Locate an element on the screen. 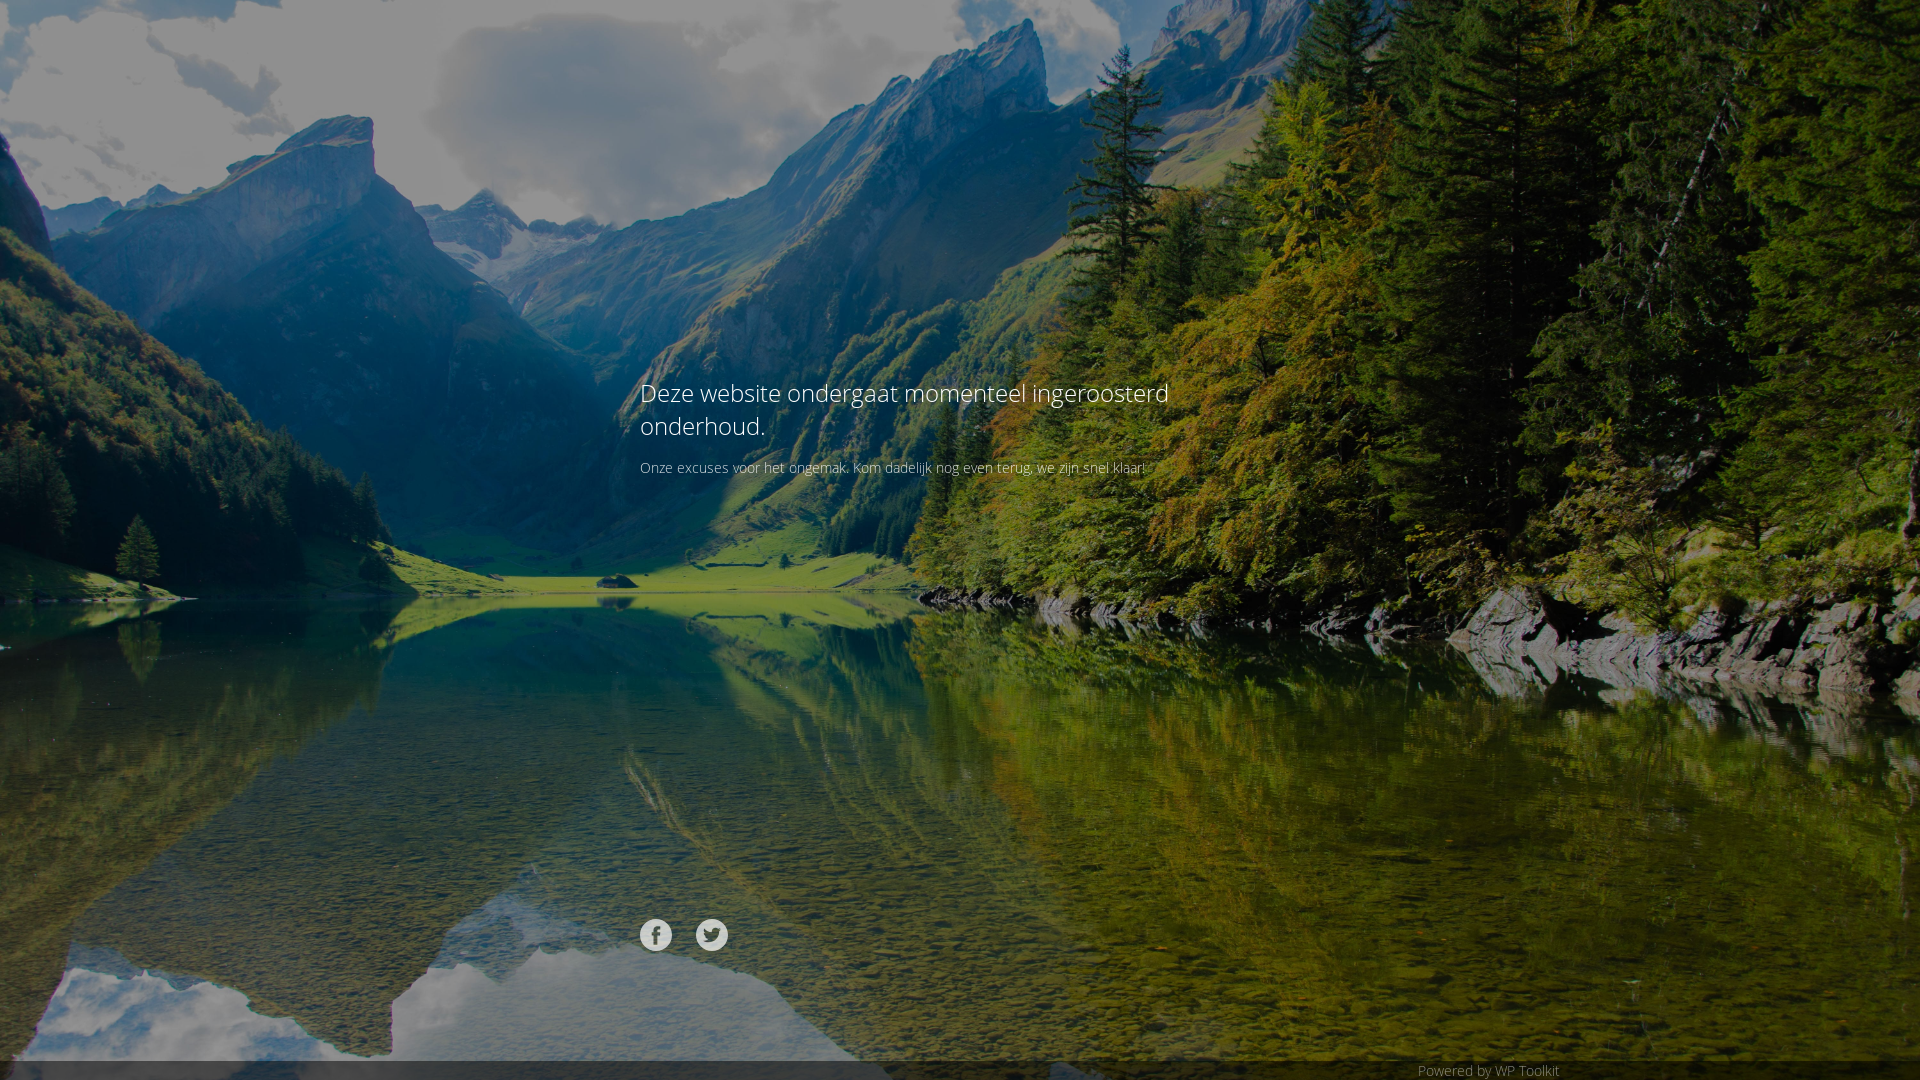 The image size is (1920, 1080). 'Facebook' is located at coordinates (656, 934).